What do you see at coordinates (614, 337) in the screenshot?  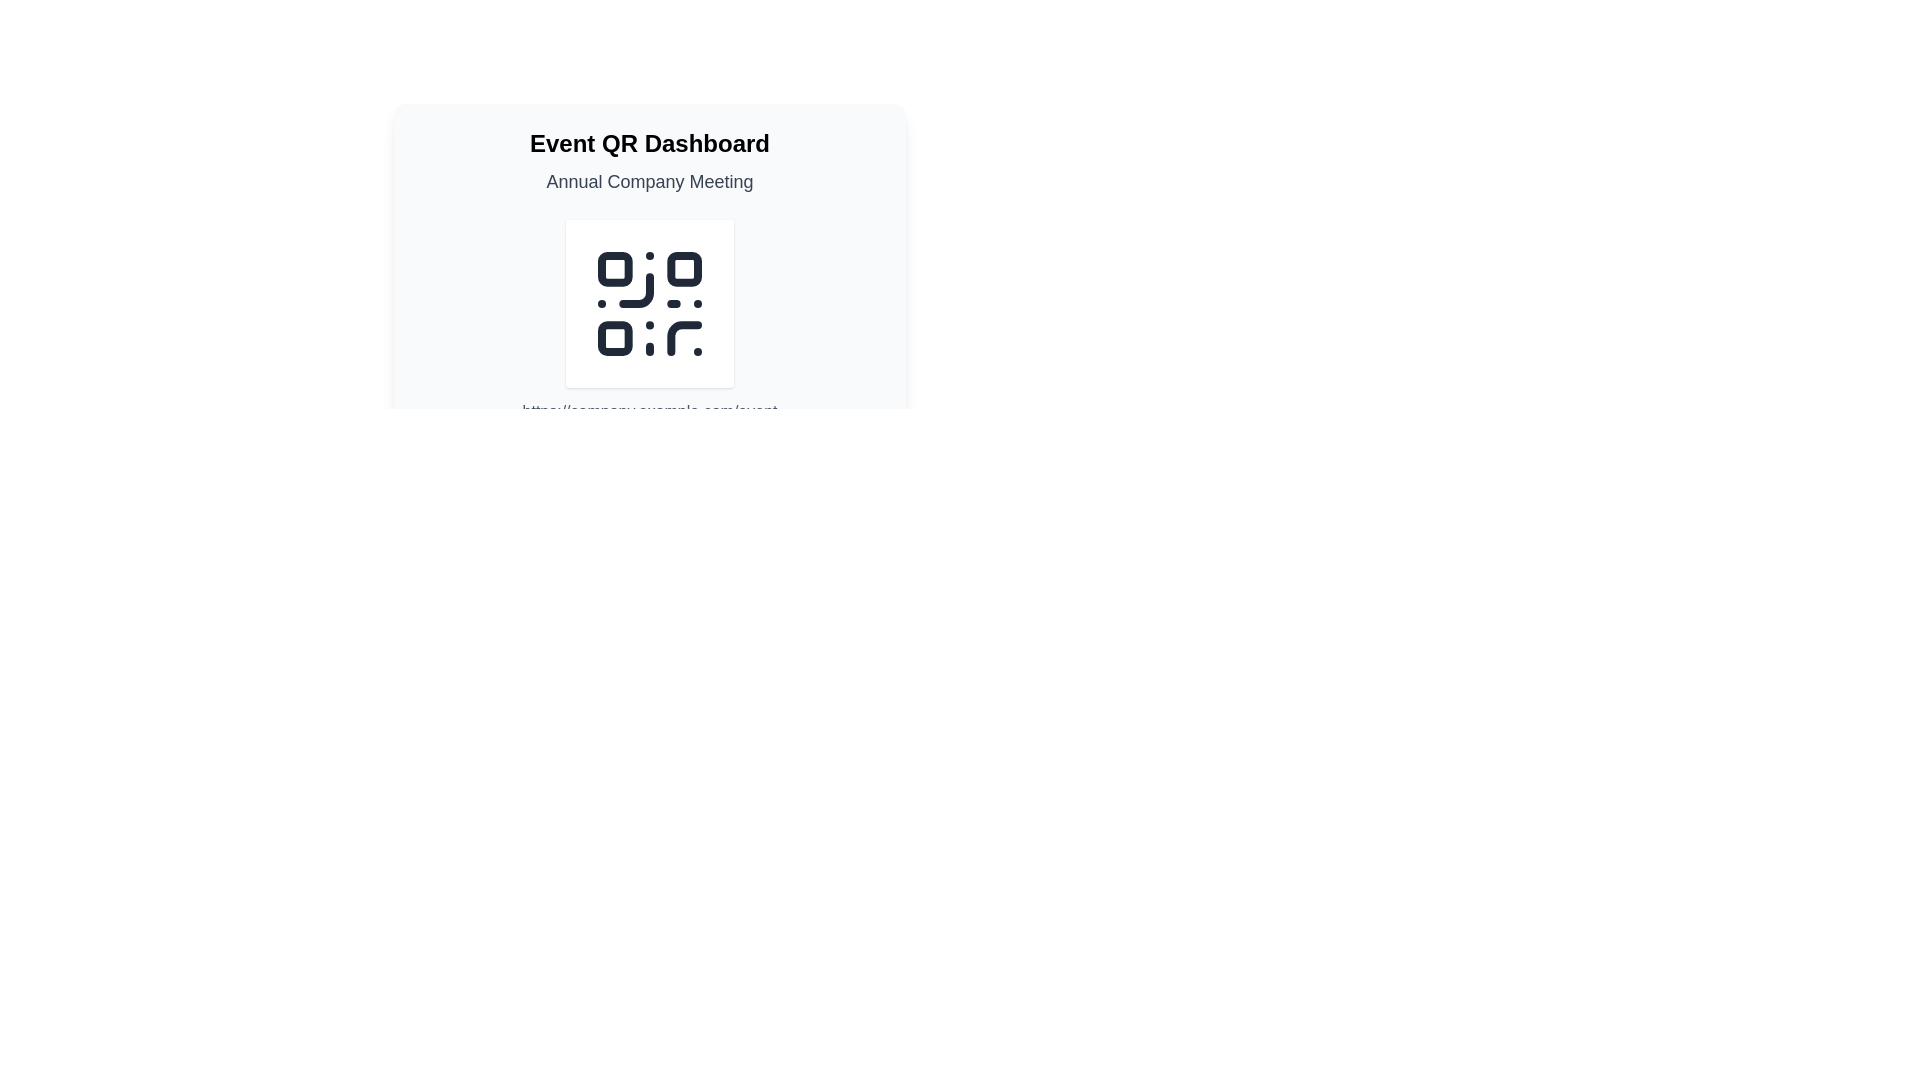 I see `the bottom-left rectangular component with rounded corners within the QR code graphic` at bounding box center [614, 337].